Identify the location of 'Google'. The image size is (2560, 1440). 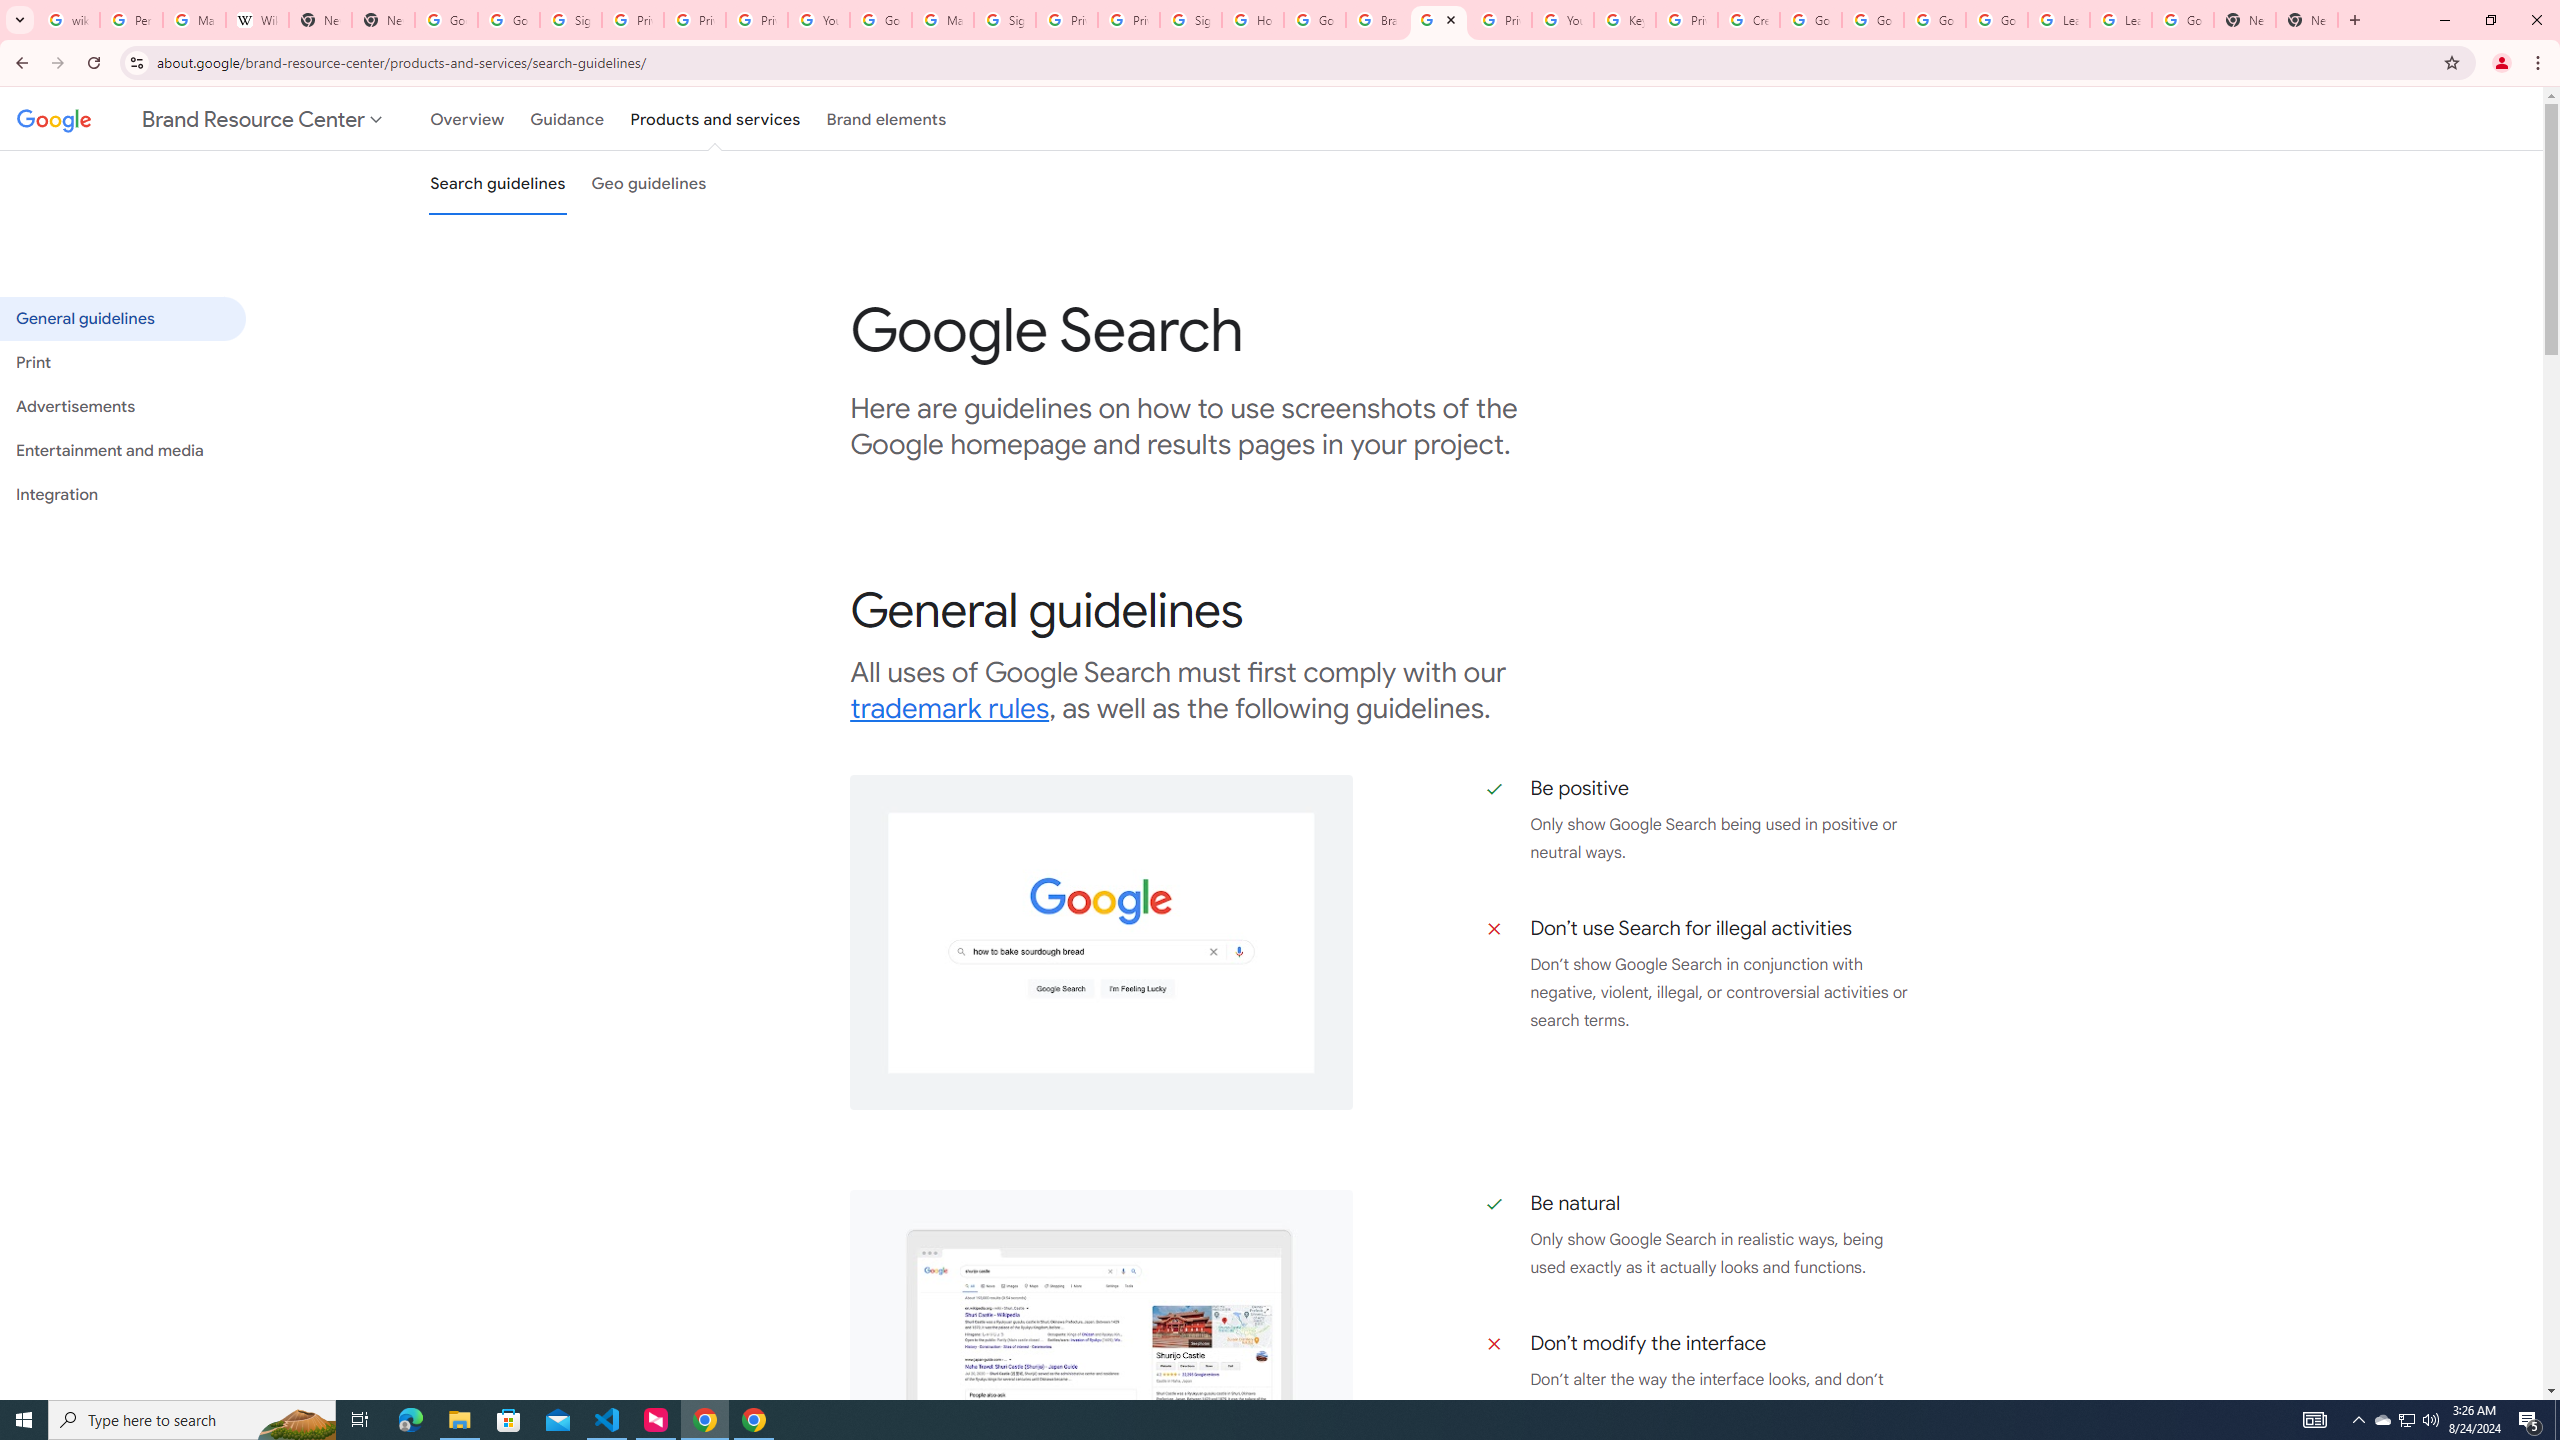
(48, 118).